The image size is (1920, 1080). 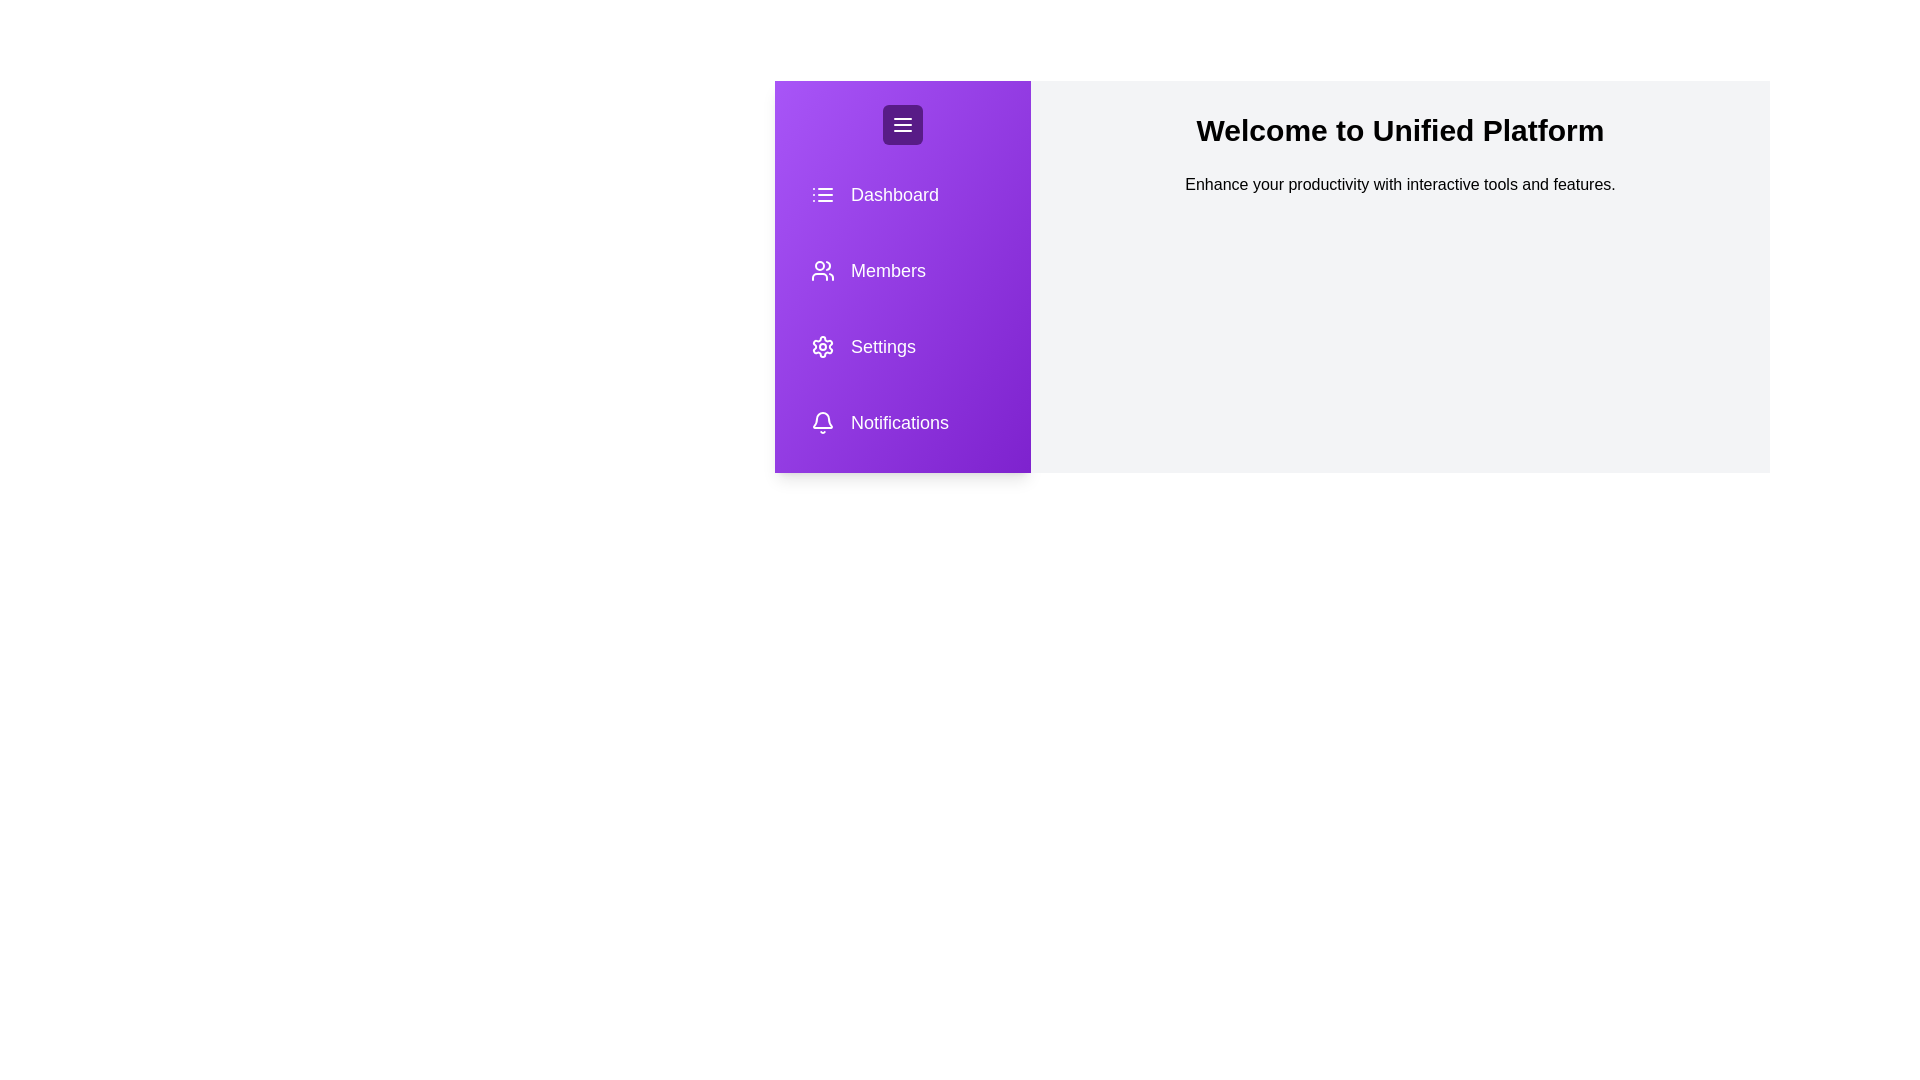 What do you see at coordinates (901, 270) in the screenshot?
I see `the Members icon in the sidebar to navigate to the corresponding section` at bounding box center [901, 270].